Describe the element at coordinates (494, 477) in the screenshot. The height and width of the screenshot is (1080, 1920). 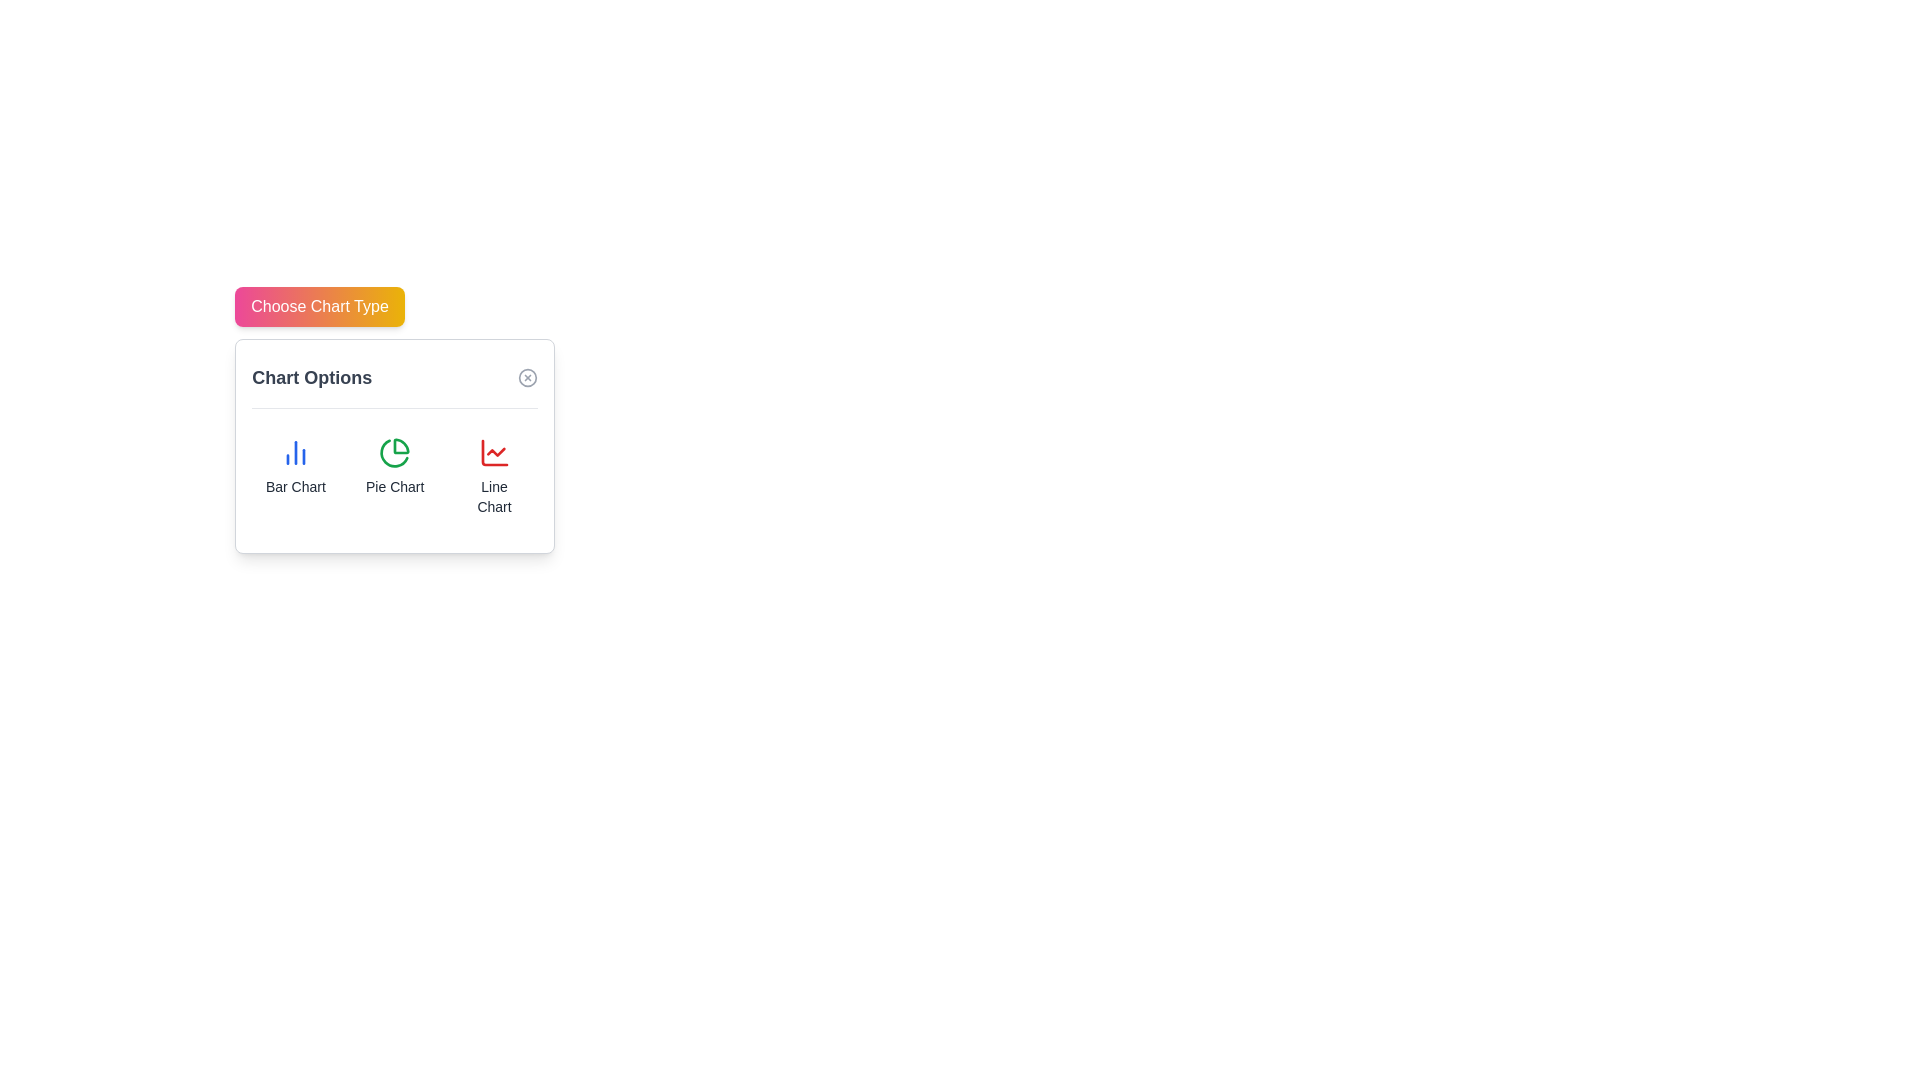
I see `the button labeled 'Line Chart', which is a vertically oriented card with a red line chart icon, located in the grid under 'Chart Options'` at that location.